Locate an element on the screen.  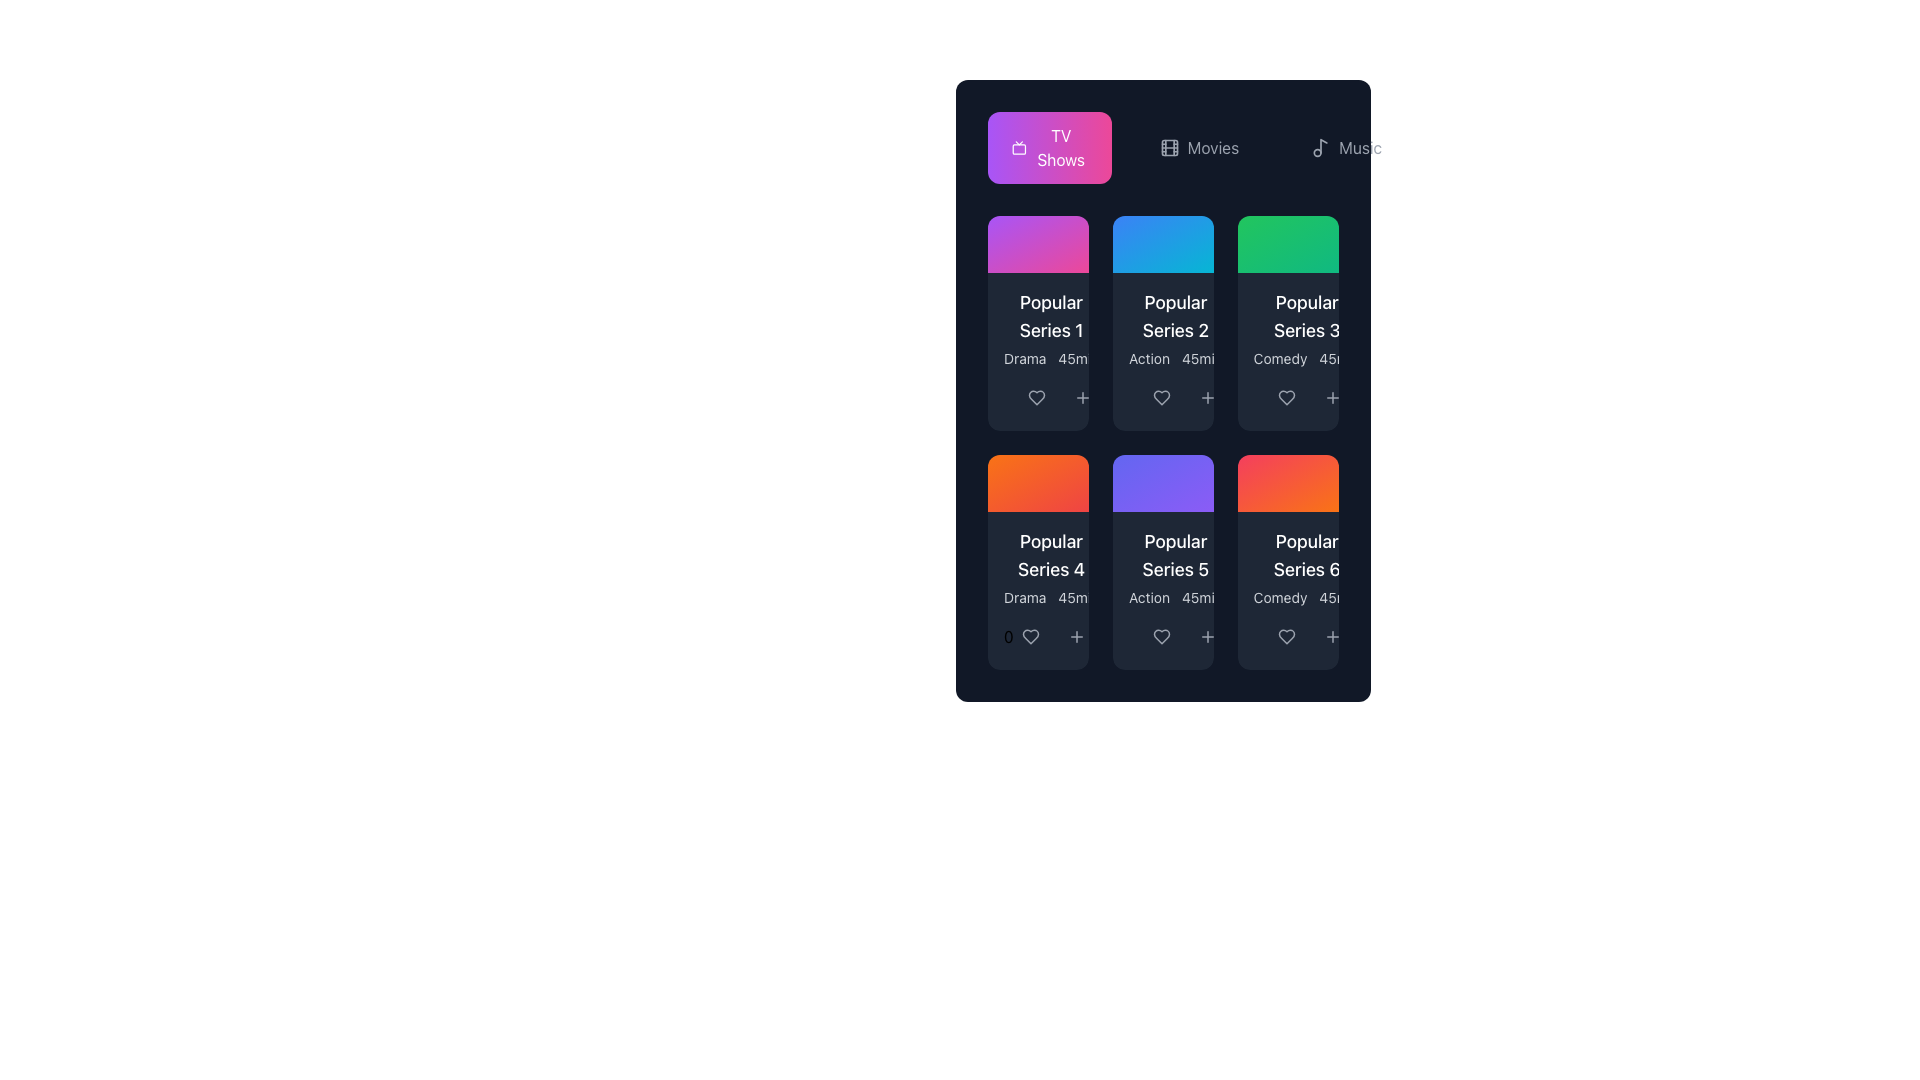
the '+' icon on the Card component located in the last position of the second row within the grid layout is located at coordinates (1288, 562).